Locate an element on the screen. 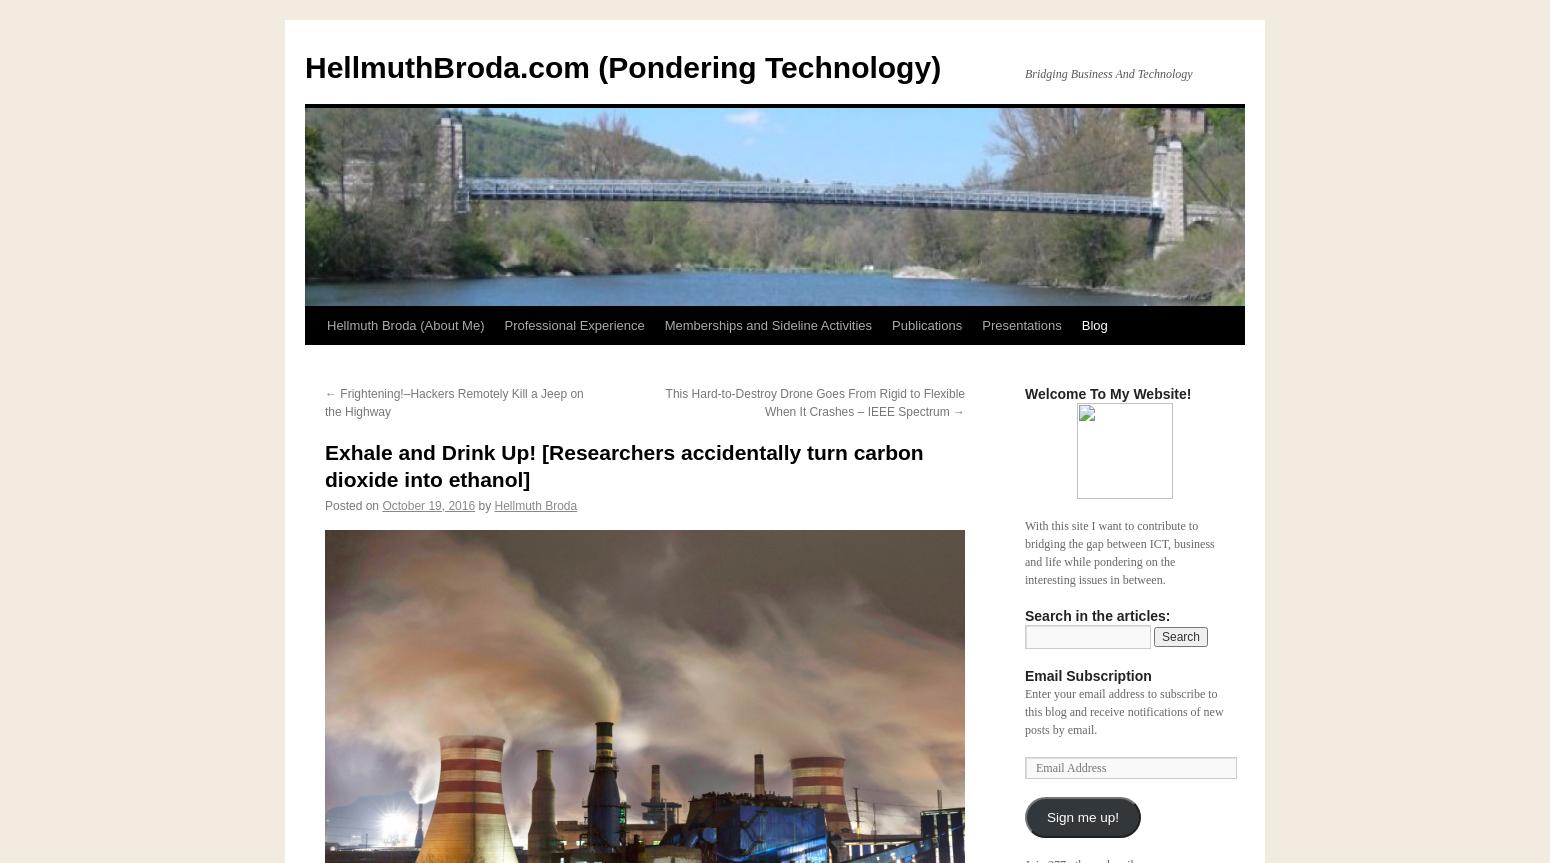  'Hellmuth Broda' is located at coordinates (534, 504).